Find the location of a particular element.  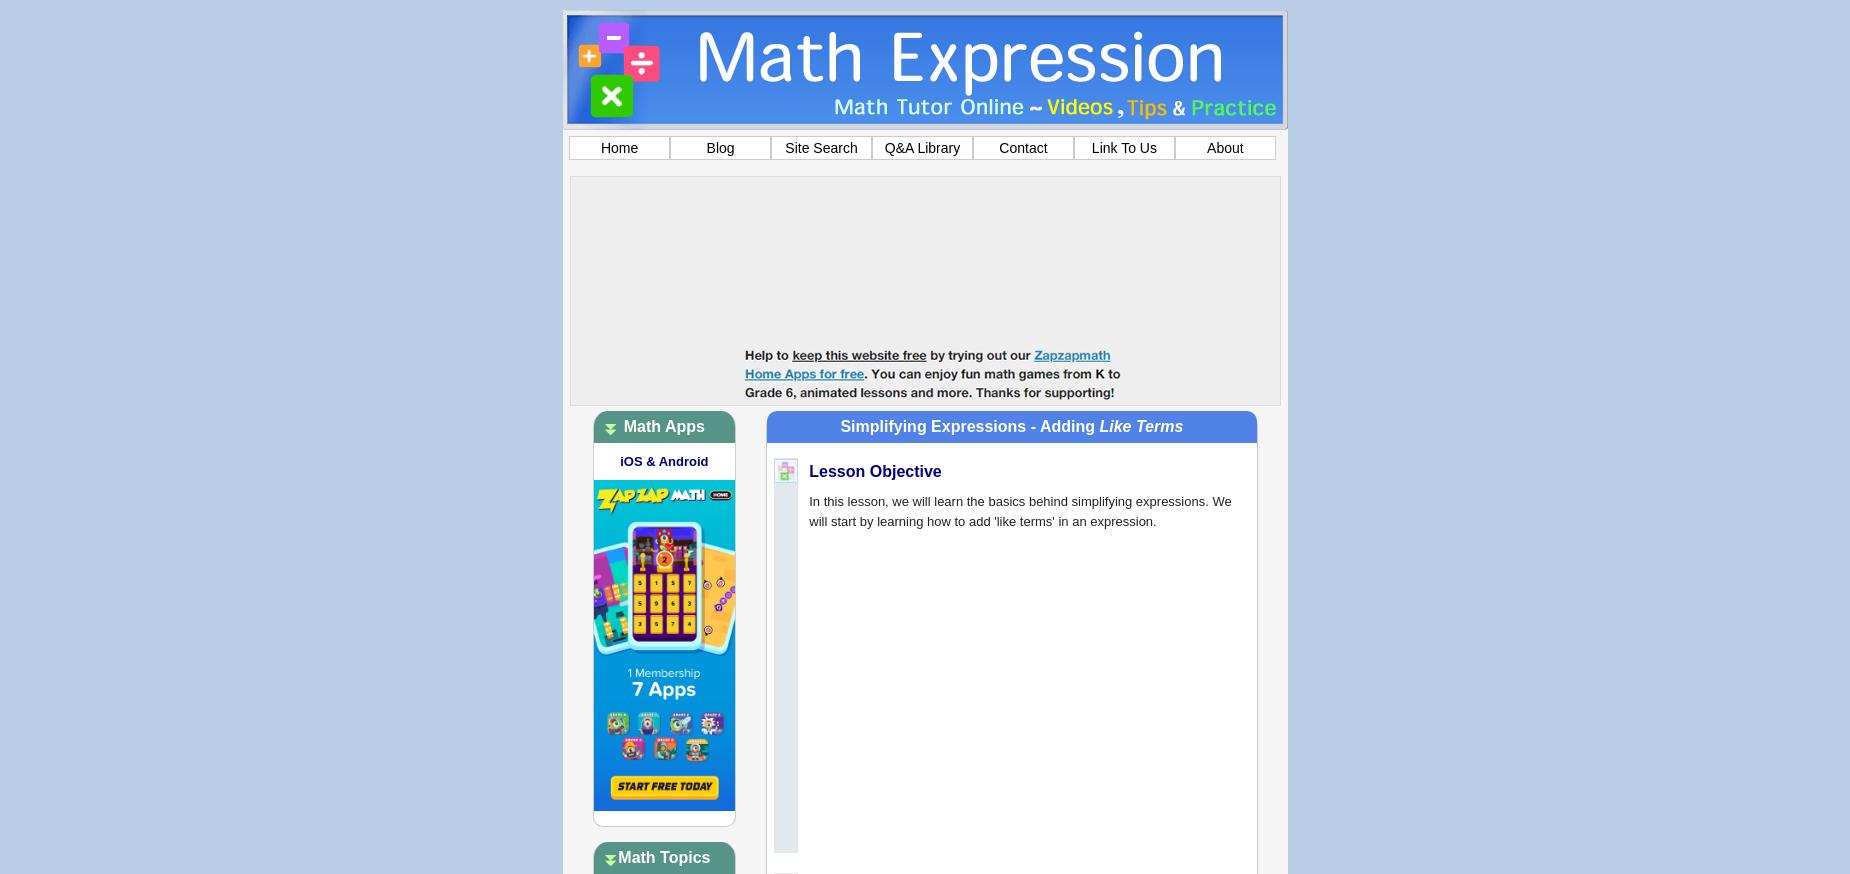

'Math Apps' is located at coordinates (623, 425).